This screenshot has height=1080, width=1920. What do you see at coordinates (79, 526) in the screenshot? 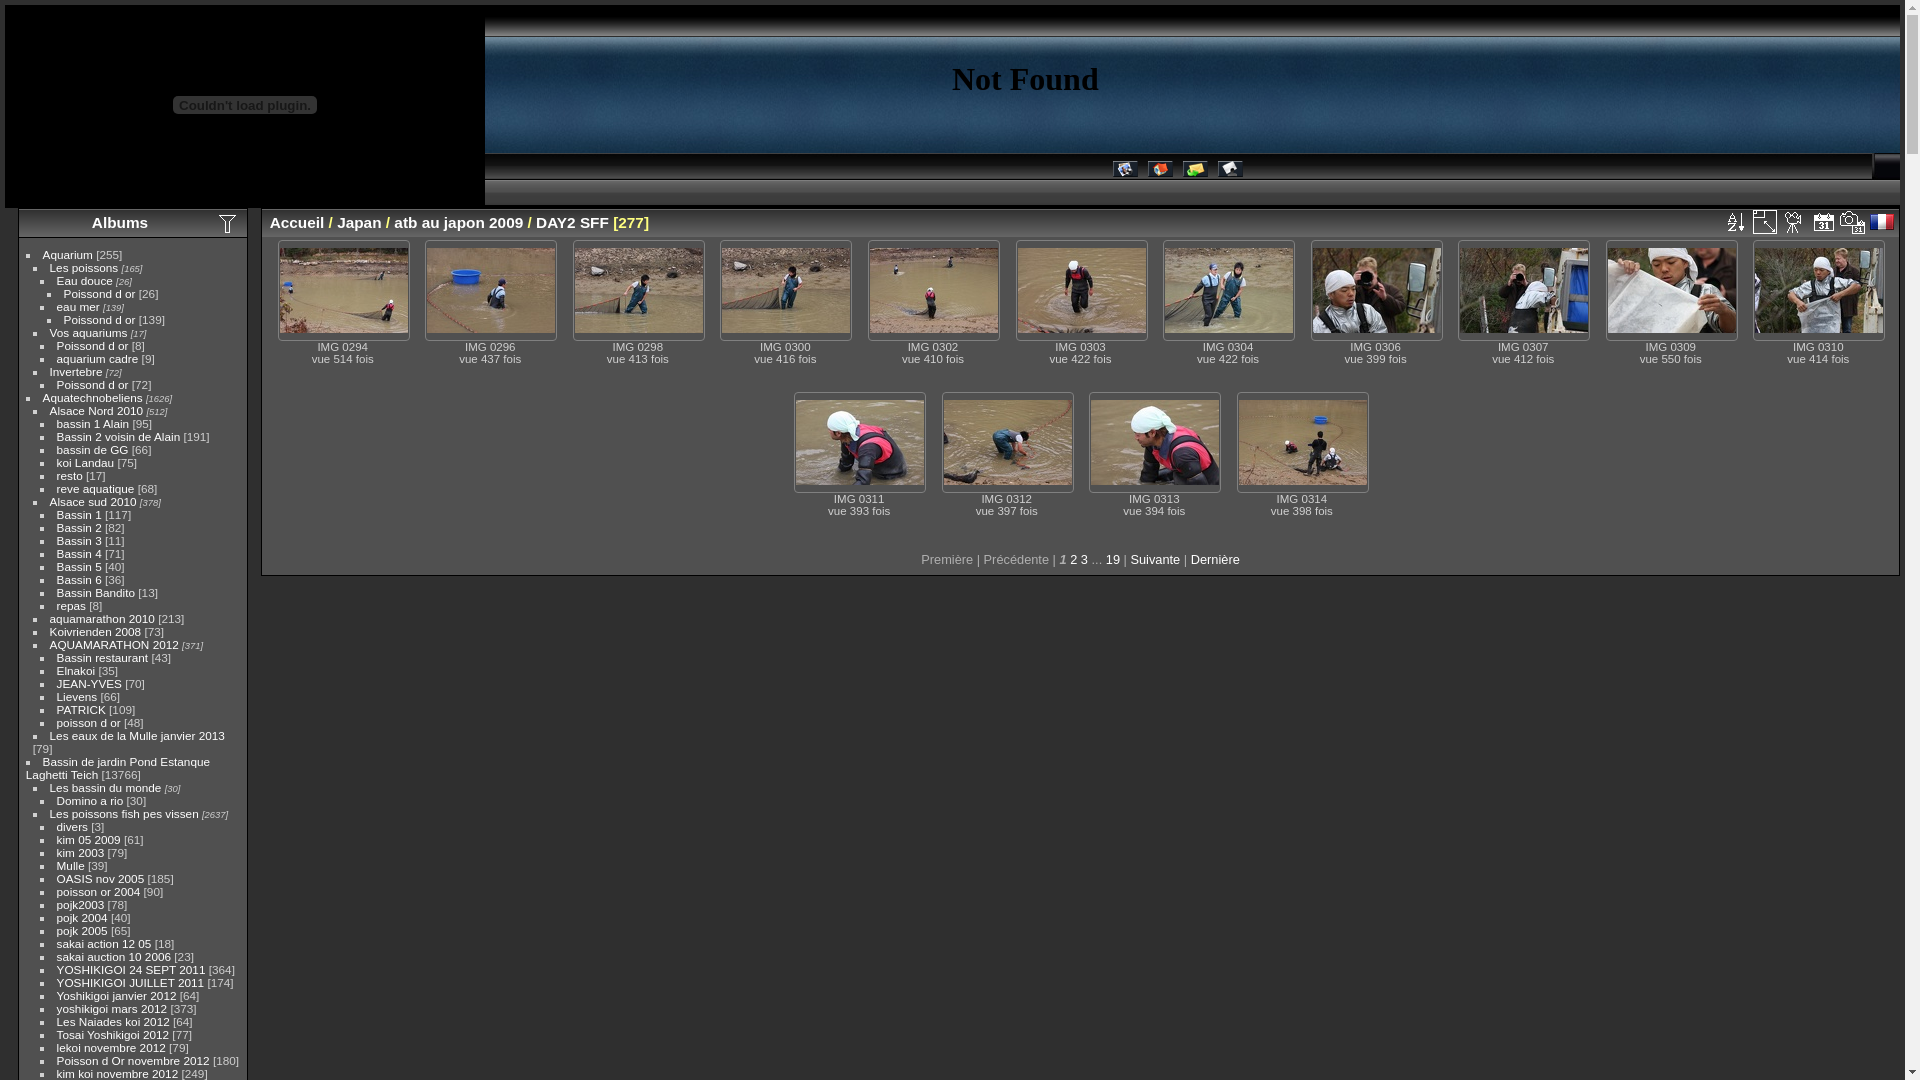
I see `'Bassin 2'` at bounding box center [79, 526].